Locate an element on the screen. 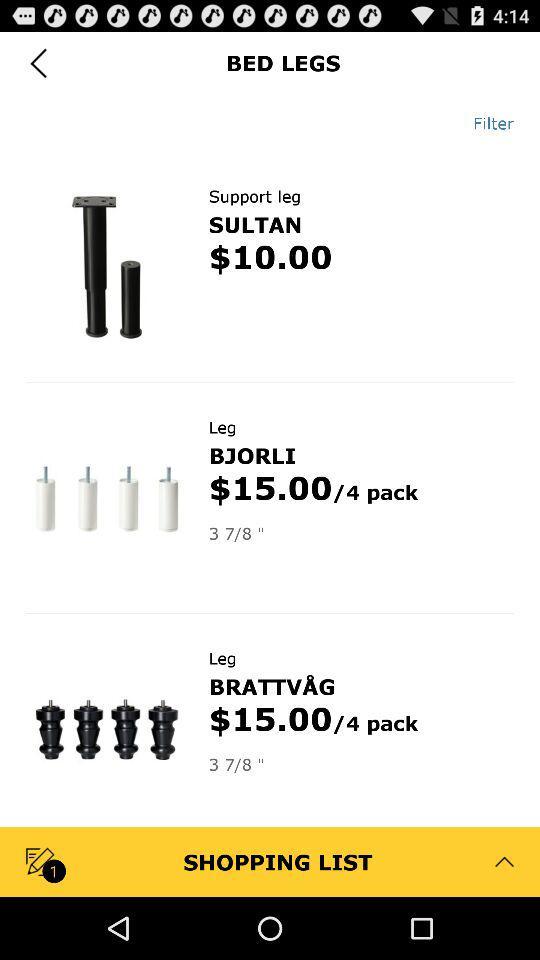  the icon above the $10.00 item is located at coordinates (255, 224).